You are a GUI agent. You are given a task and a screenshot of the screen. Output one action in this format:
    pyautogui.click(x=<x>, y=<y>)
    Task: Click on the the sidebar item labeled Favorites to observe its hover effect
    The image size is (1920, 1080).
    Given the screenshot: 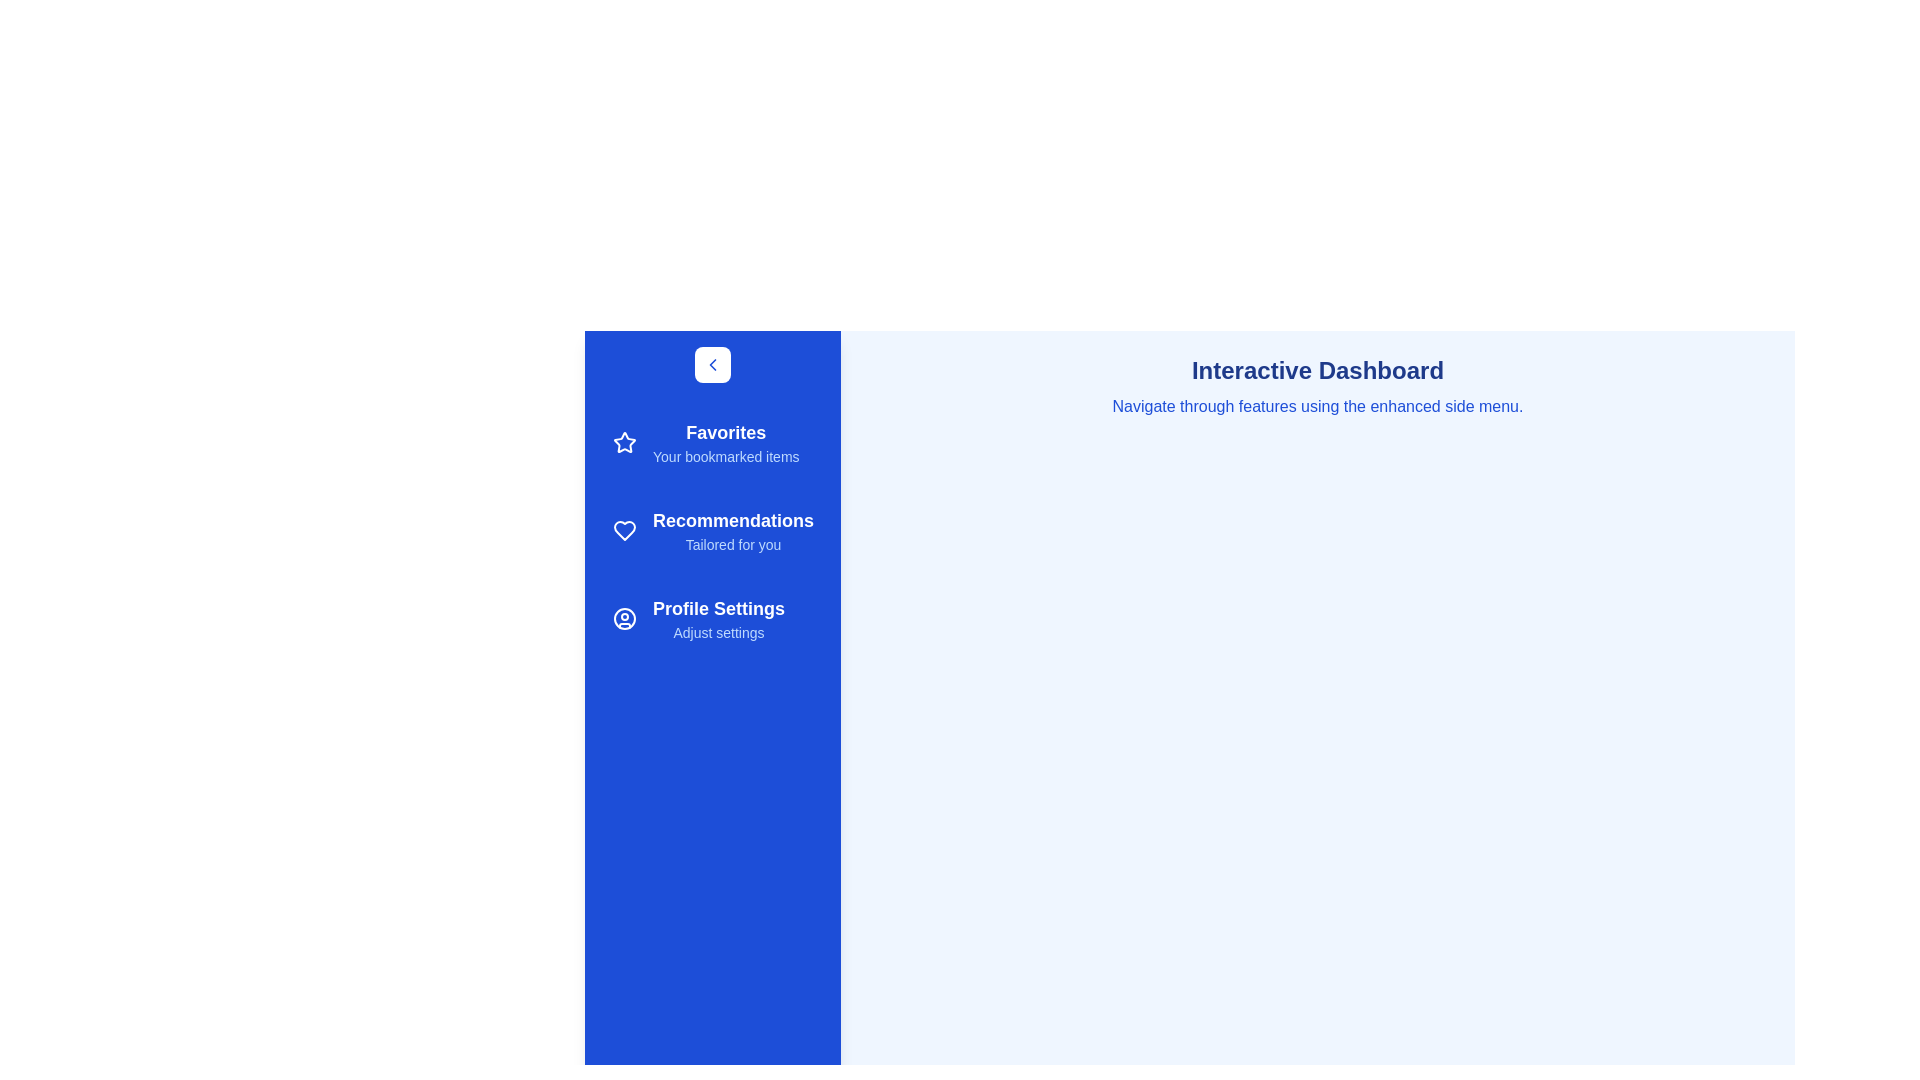 What is the action you would take?
    pyautogui.click(x=713, y=442)
    